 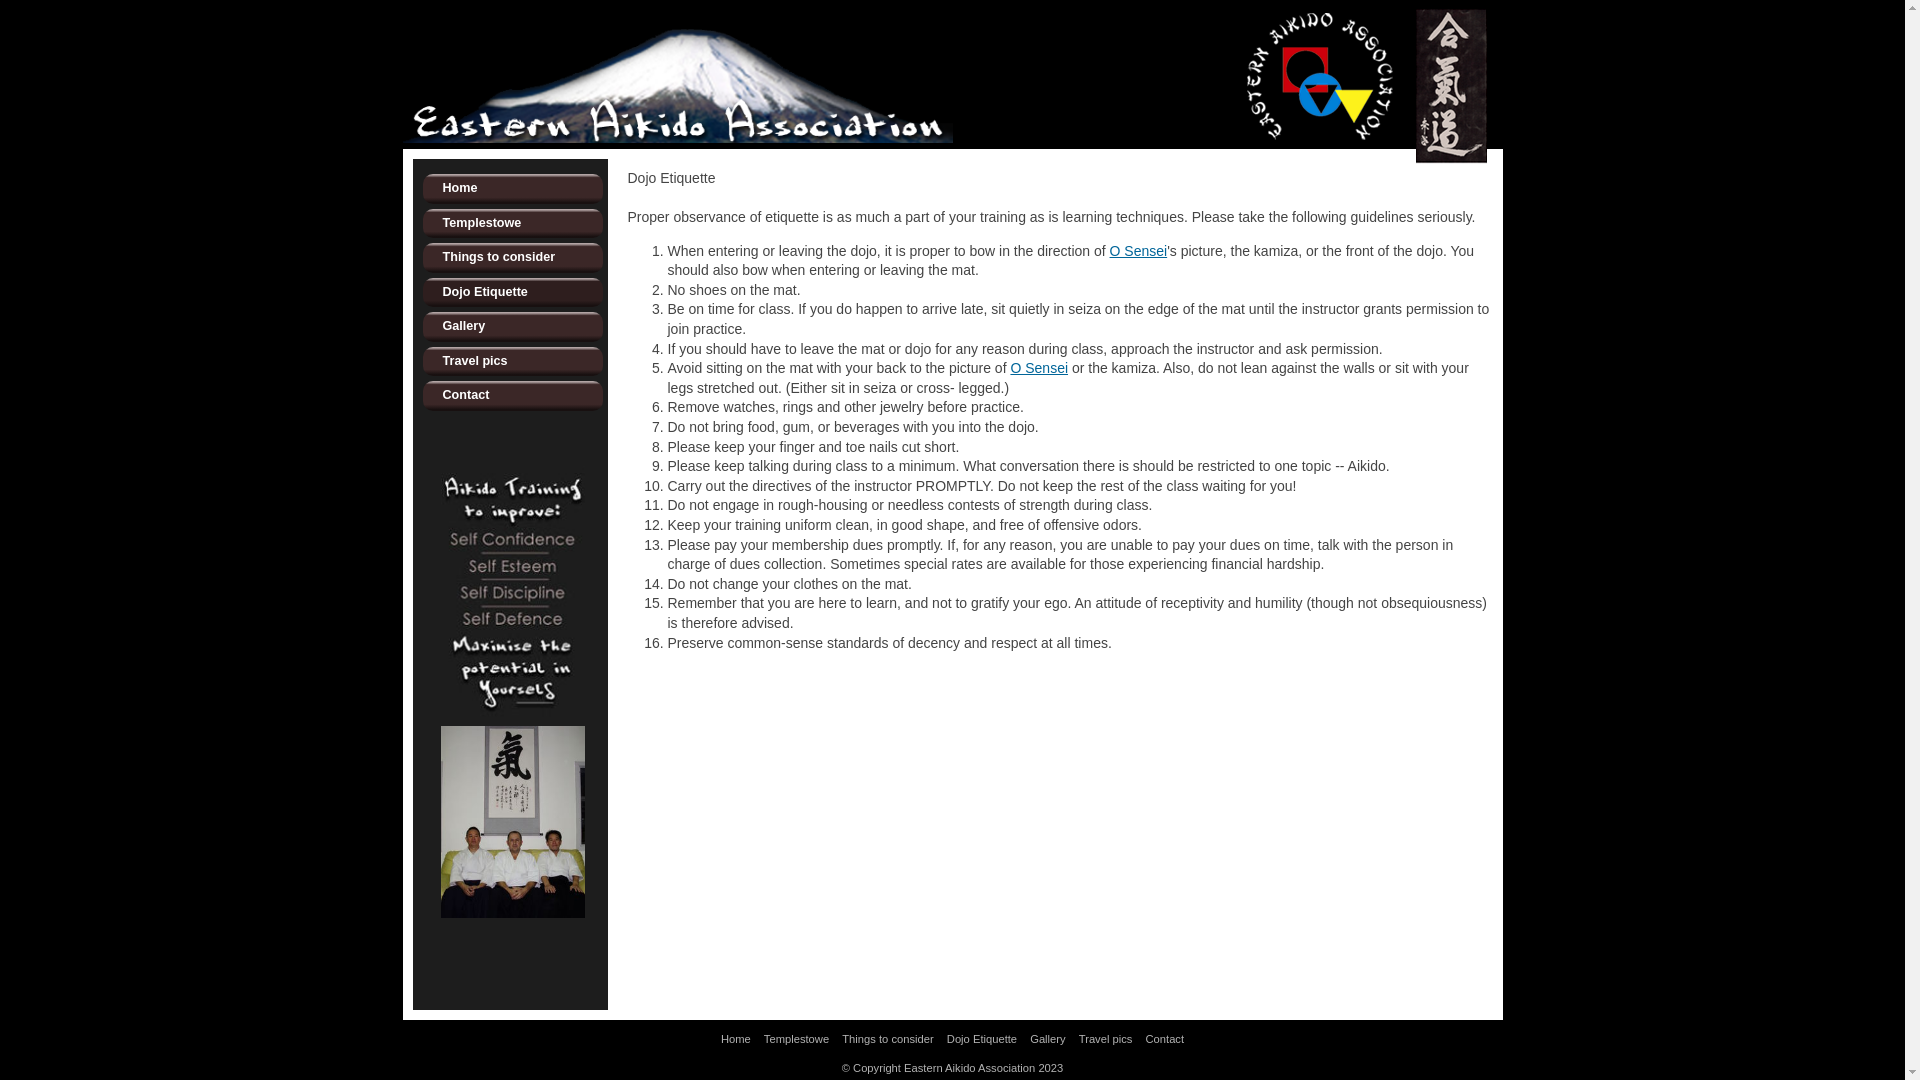 What do you see at coordinates (512, 362) in the screenshot?
I see `'Travel pics'` at bounding box center [512, 362].